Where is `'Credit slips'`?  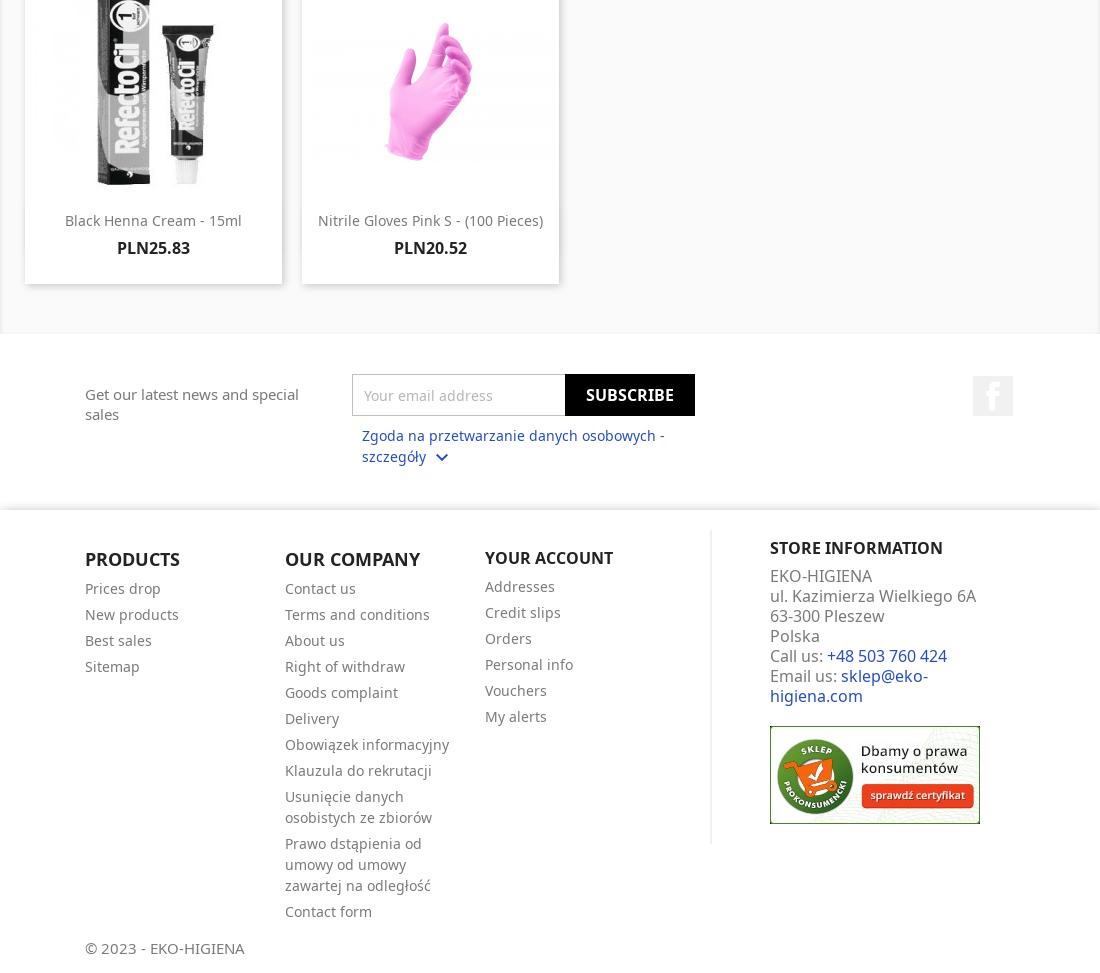 'Credit slips' is located at coordinates (523, 611).